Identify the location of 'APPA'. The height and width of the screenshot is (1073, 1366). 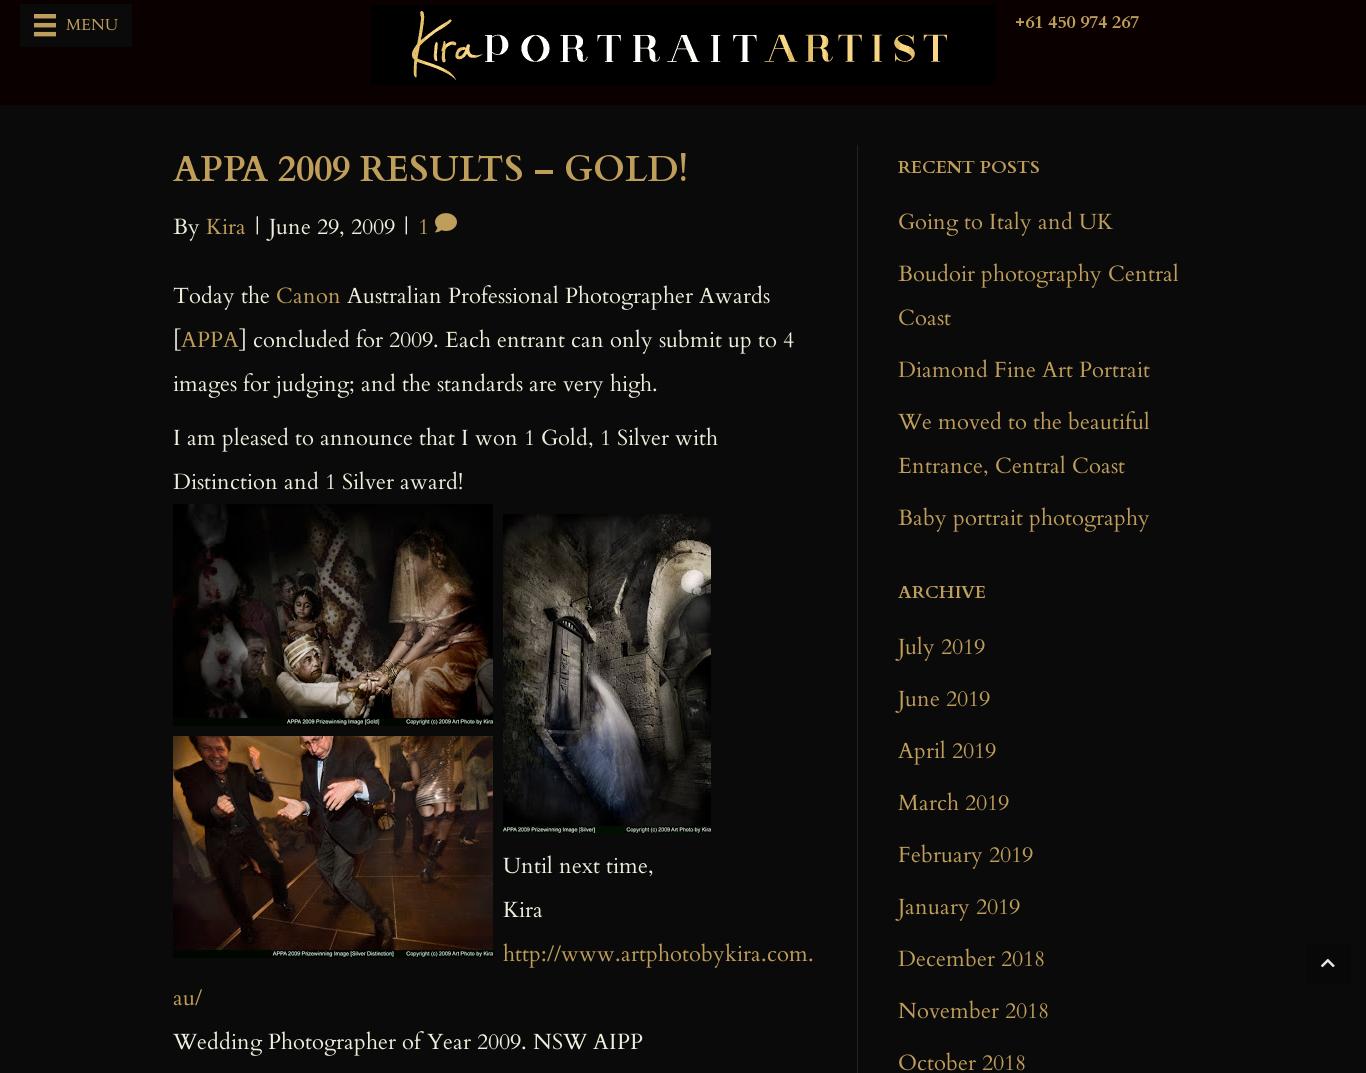
(179, 340).